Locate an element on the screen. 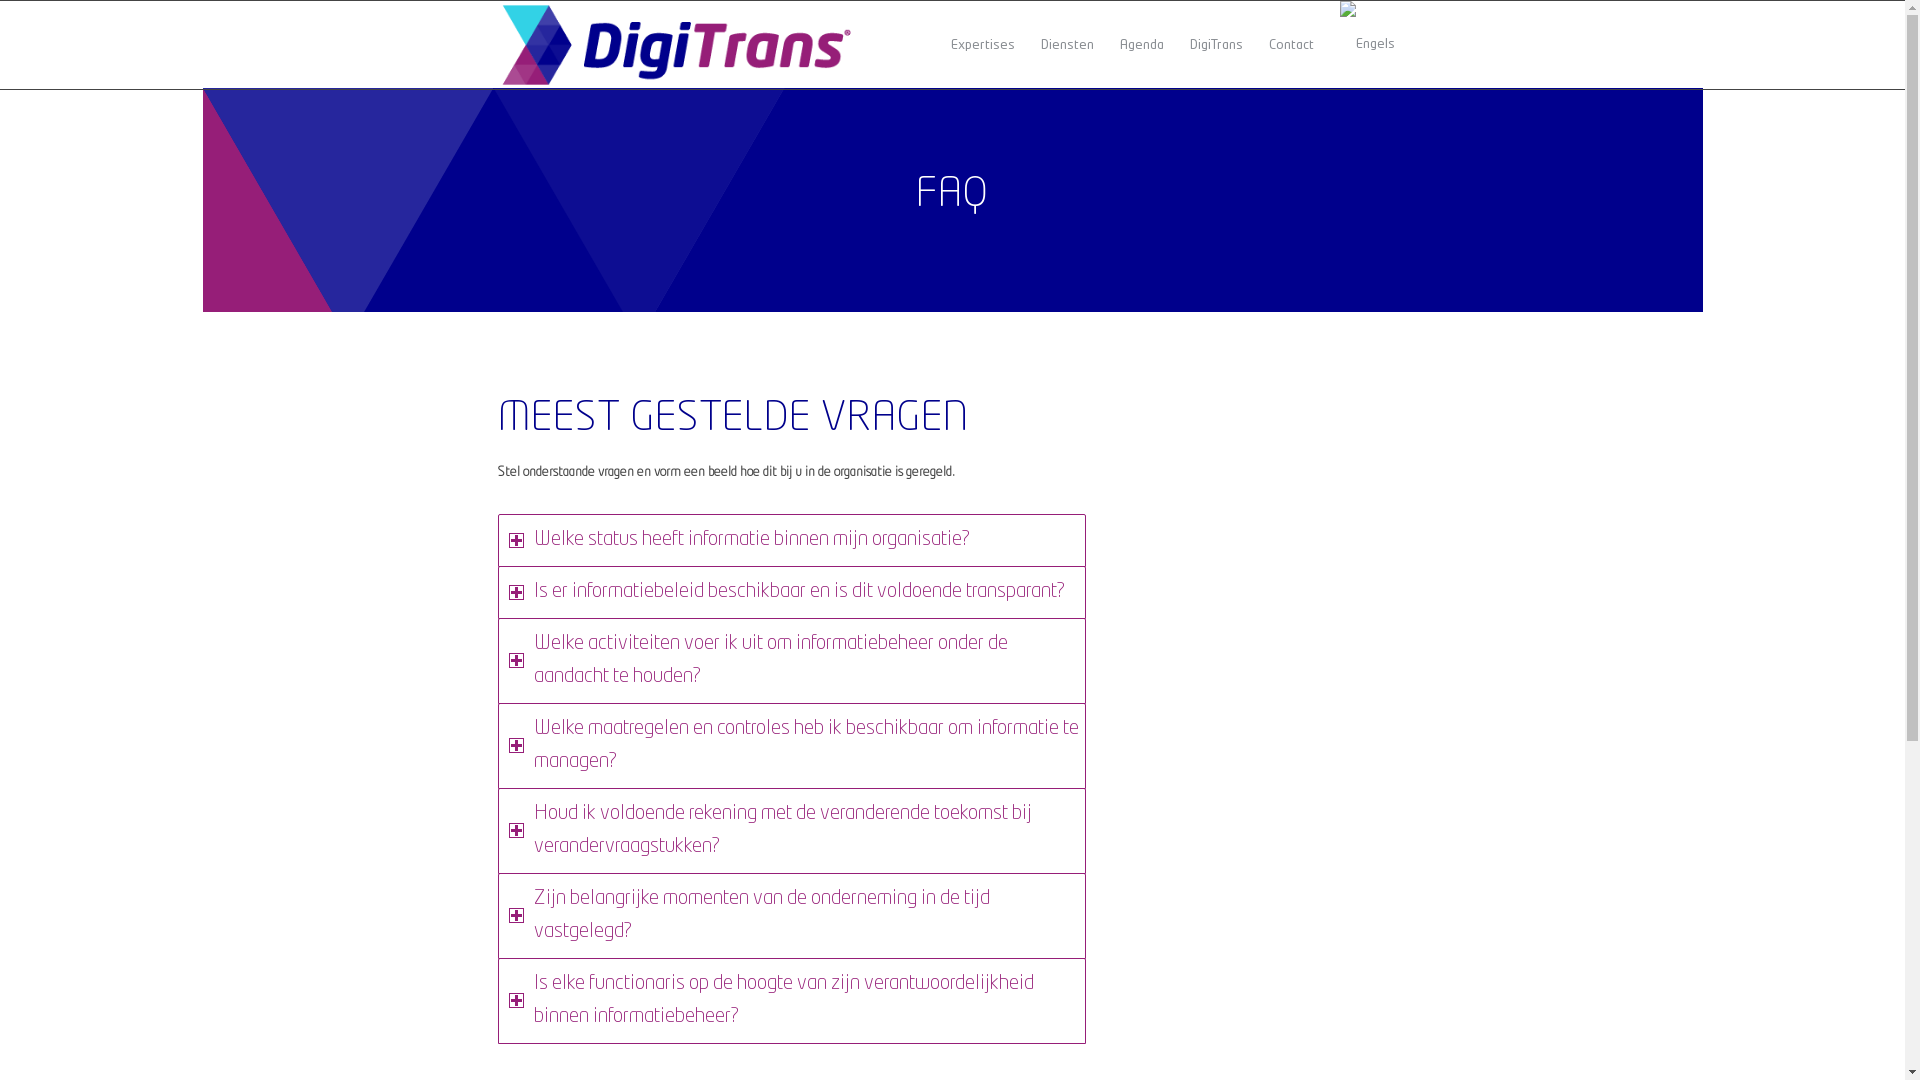 Image resolution: width=1920 pixels, height=1080 pixels. 'Contact' is located at coordinates (1291, 45).